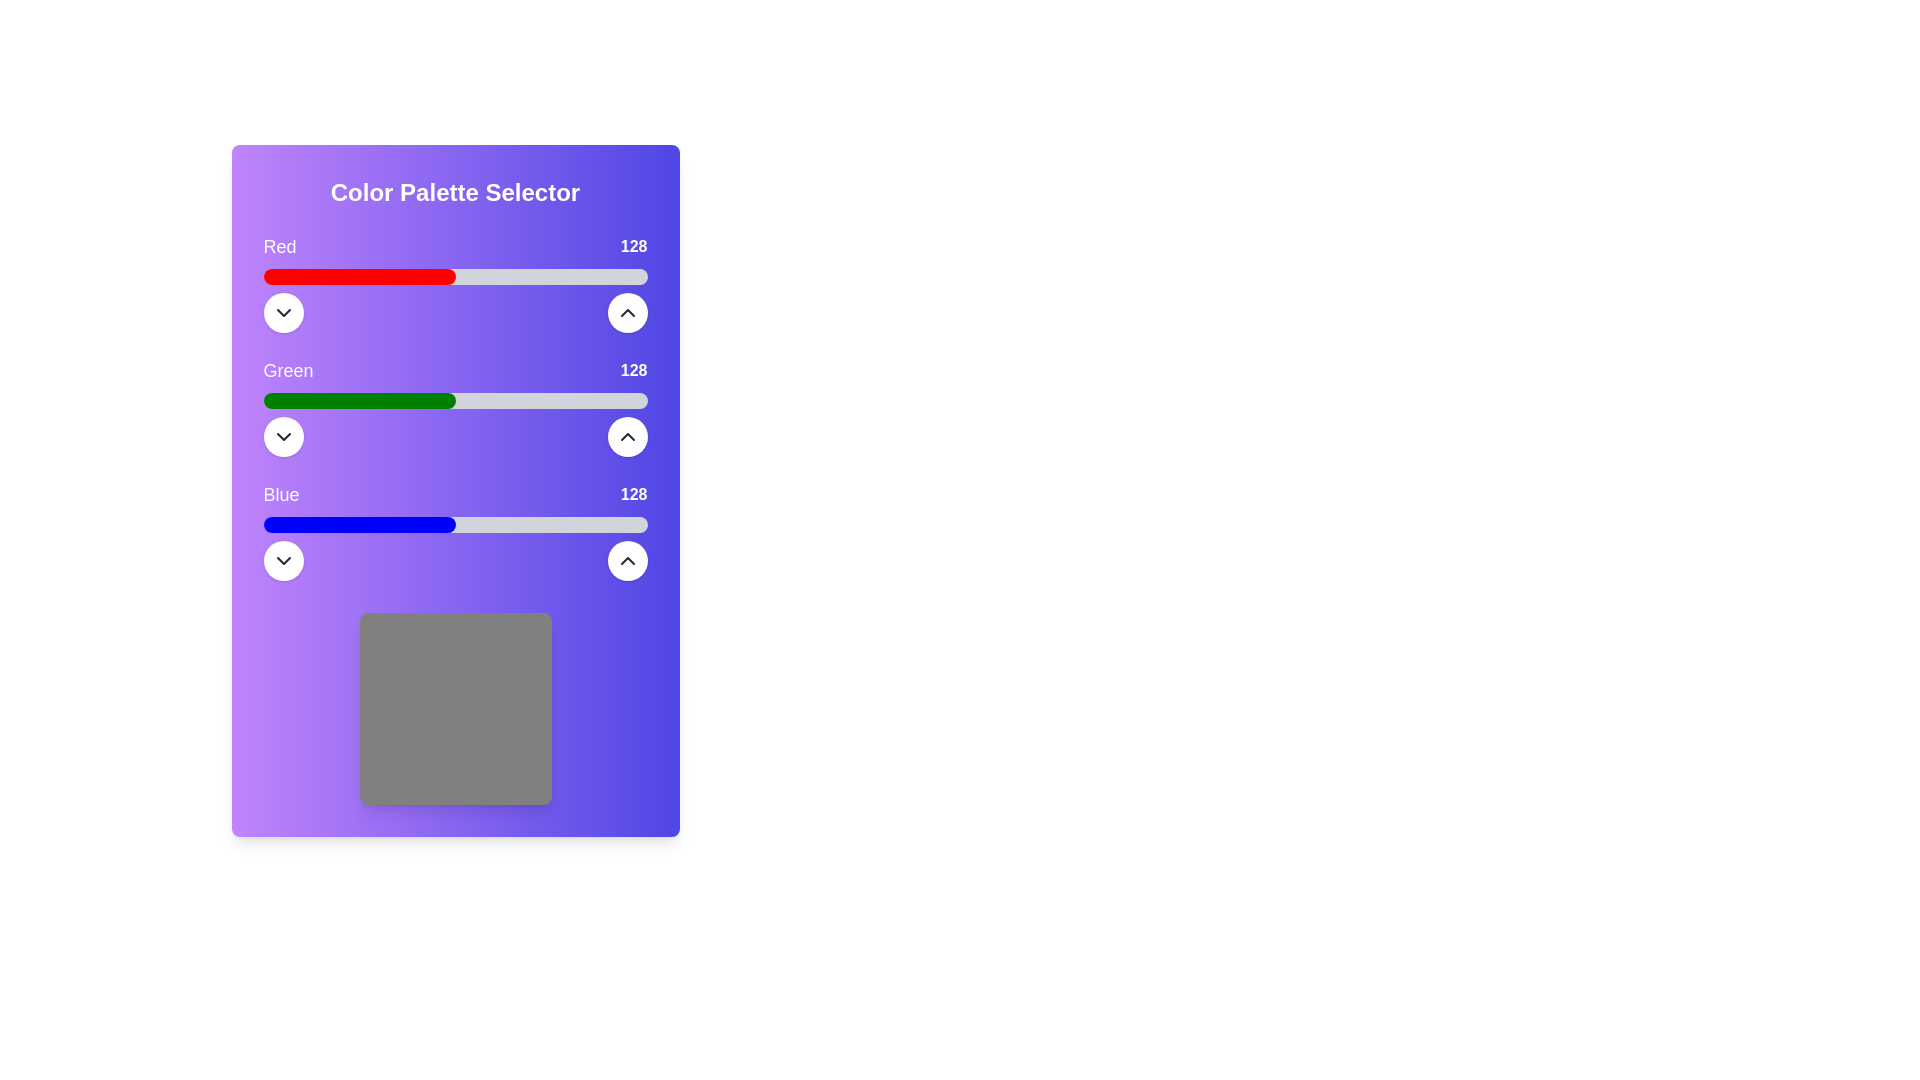 The image size is (1920, 1080). Describe the element at coordinates (310, 401) in the screenshot. I see `the green color intensity` at that location.